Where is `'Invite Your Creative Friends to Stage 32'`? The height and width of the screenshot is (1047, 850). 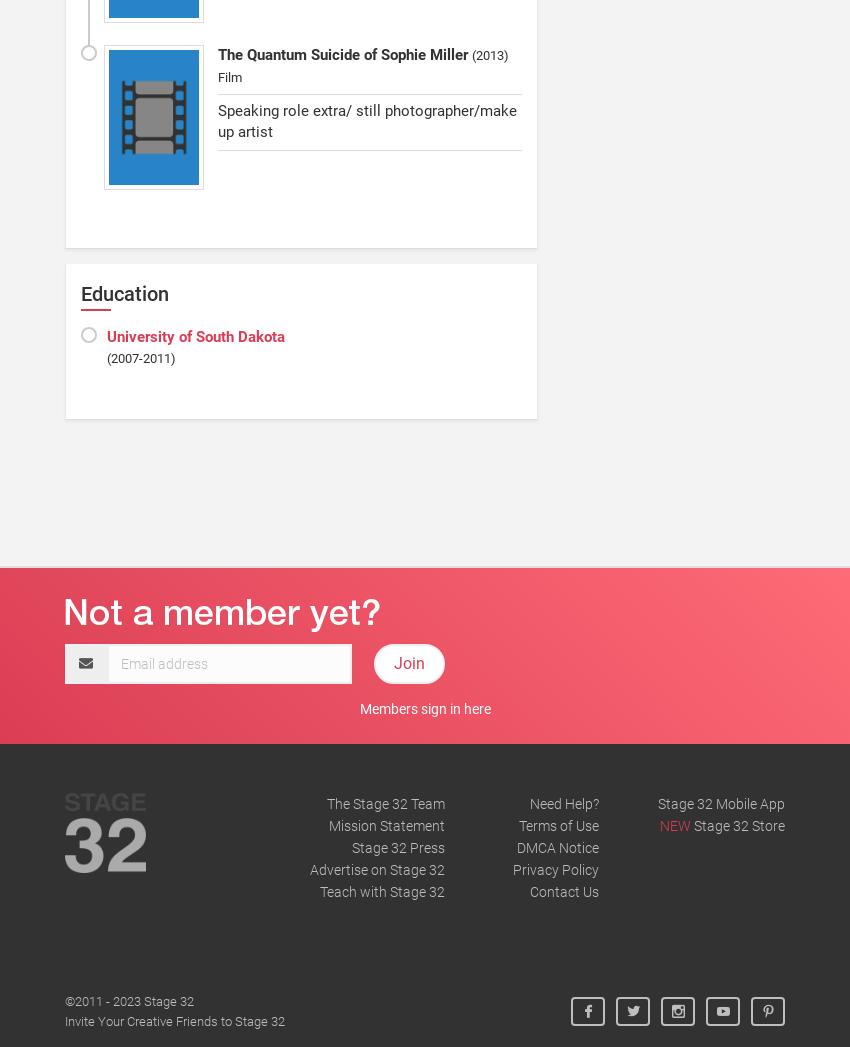 'Invite Your Creative Friends to Stage 32' is located at coordinates (65, 1020).